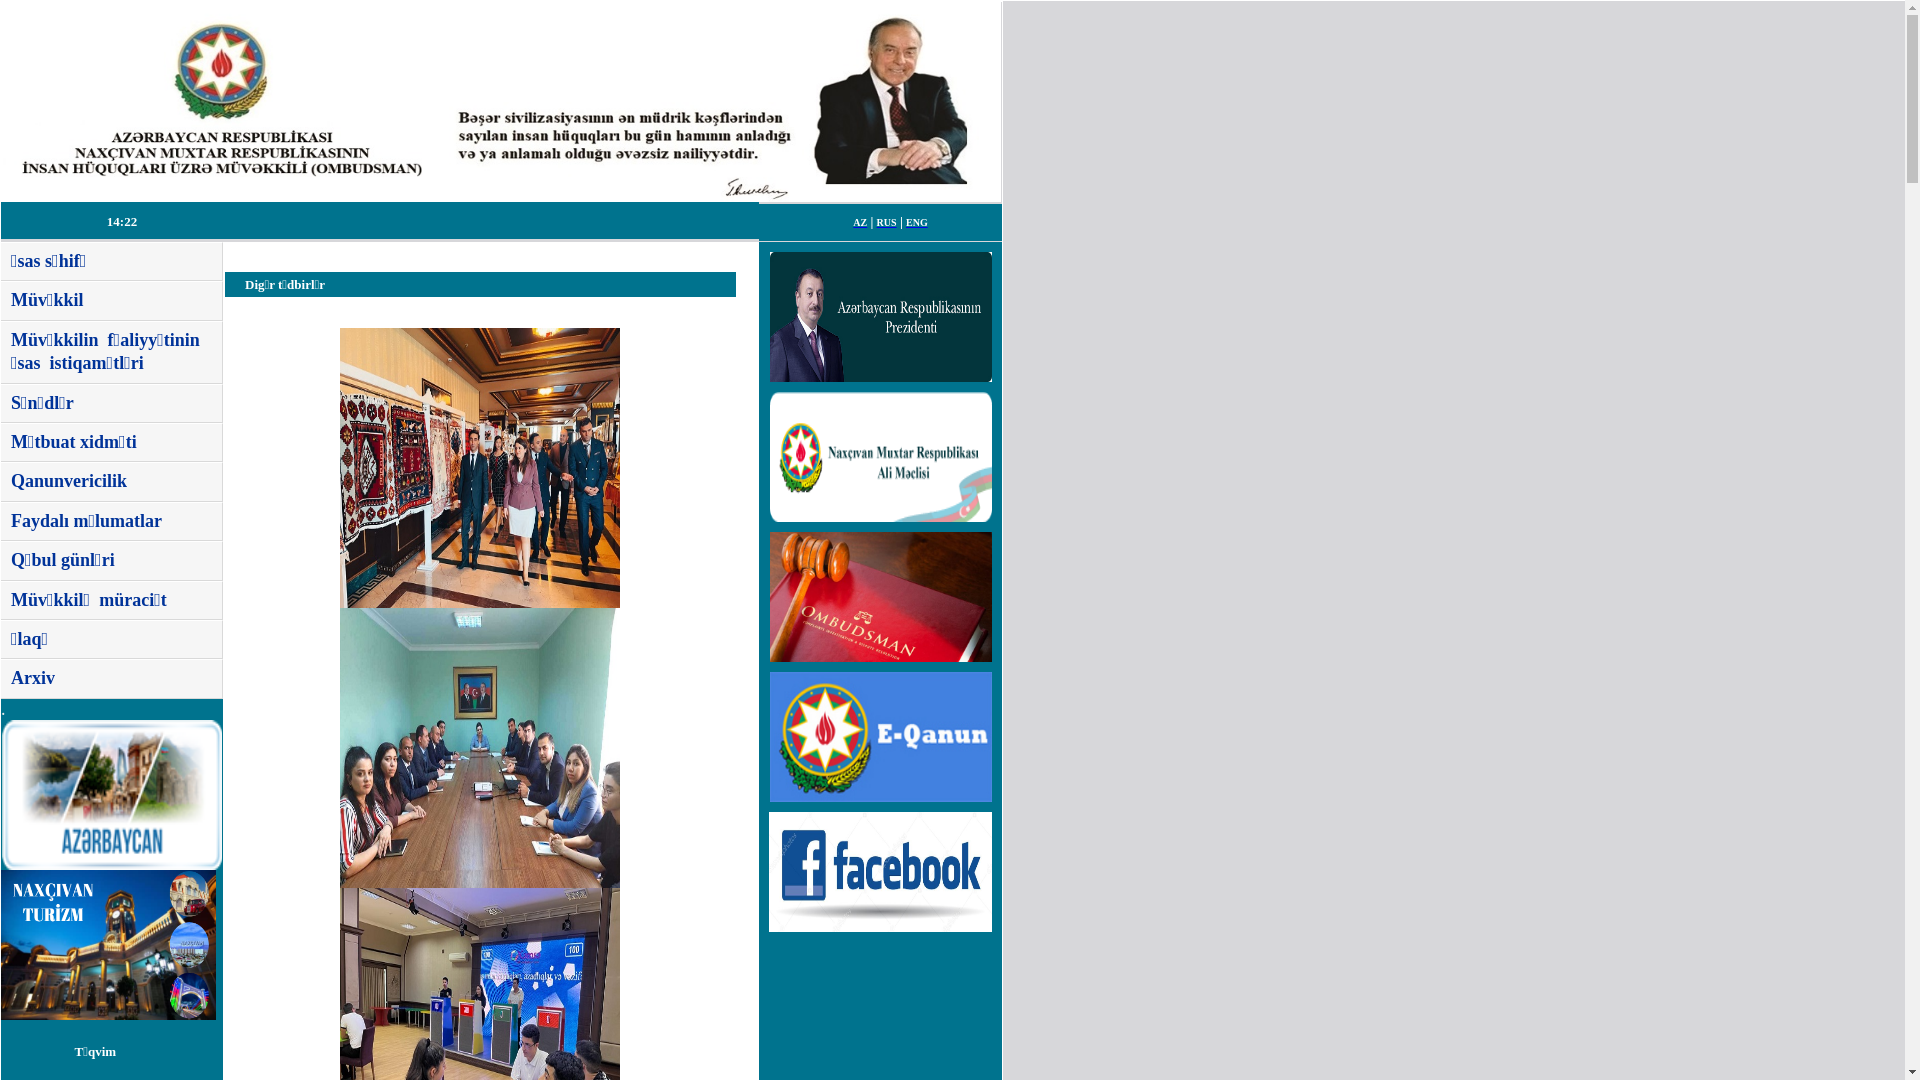 The height and width of the screenshot is (1080, 1920). What do you see at coordinates (915, 221) in the screenshot?
I see `'ENG'` at bounding box center [915, 221].